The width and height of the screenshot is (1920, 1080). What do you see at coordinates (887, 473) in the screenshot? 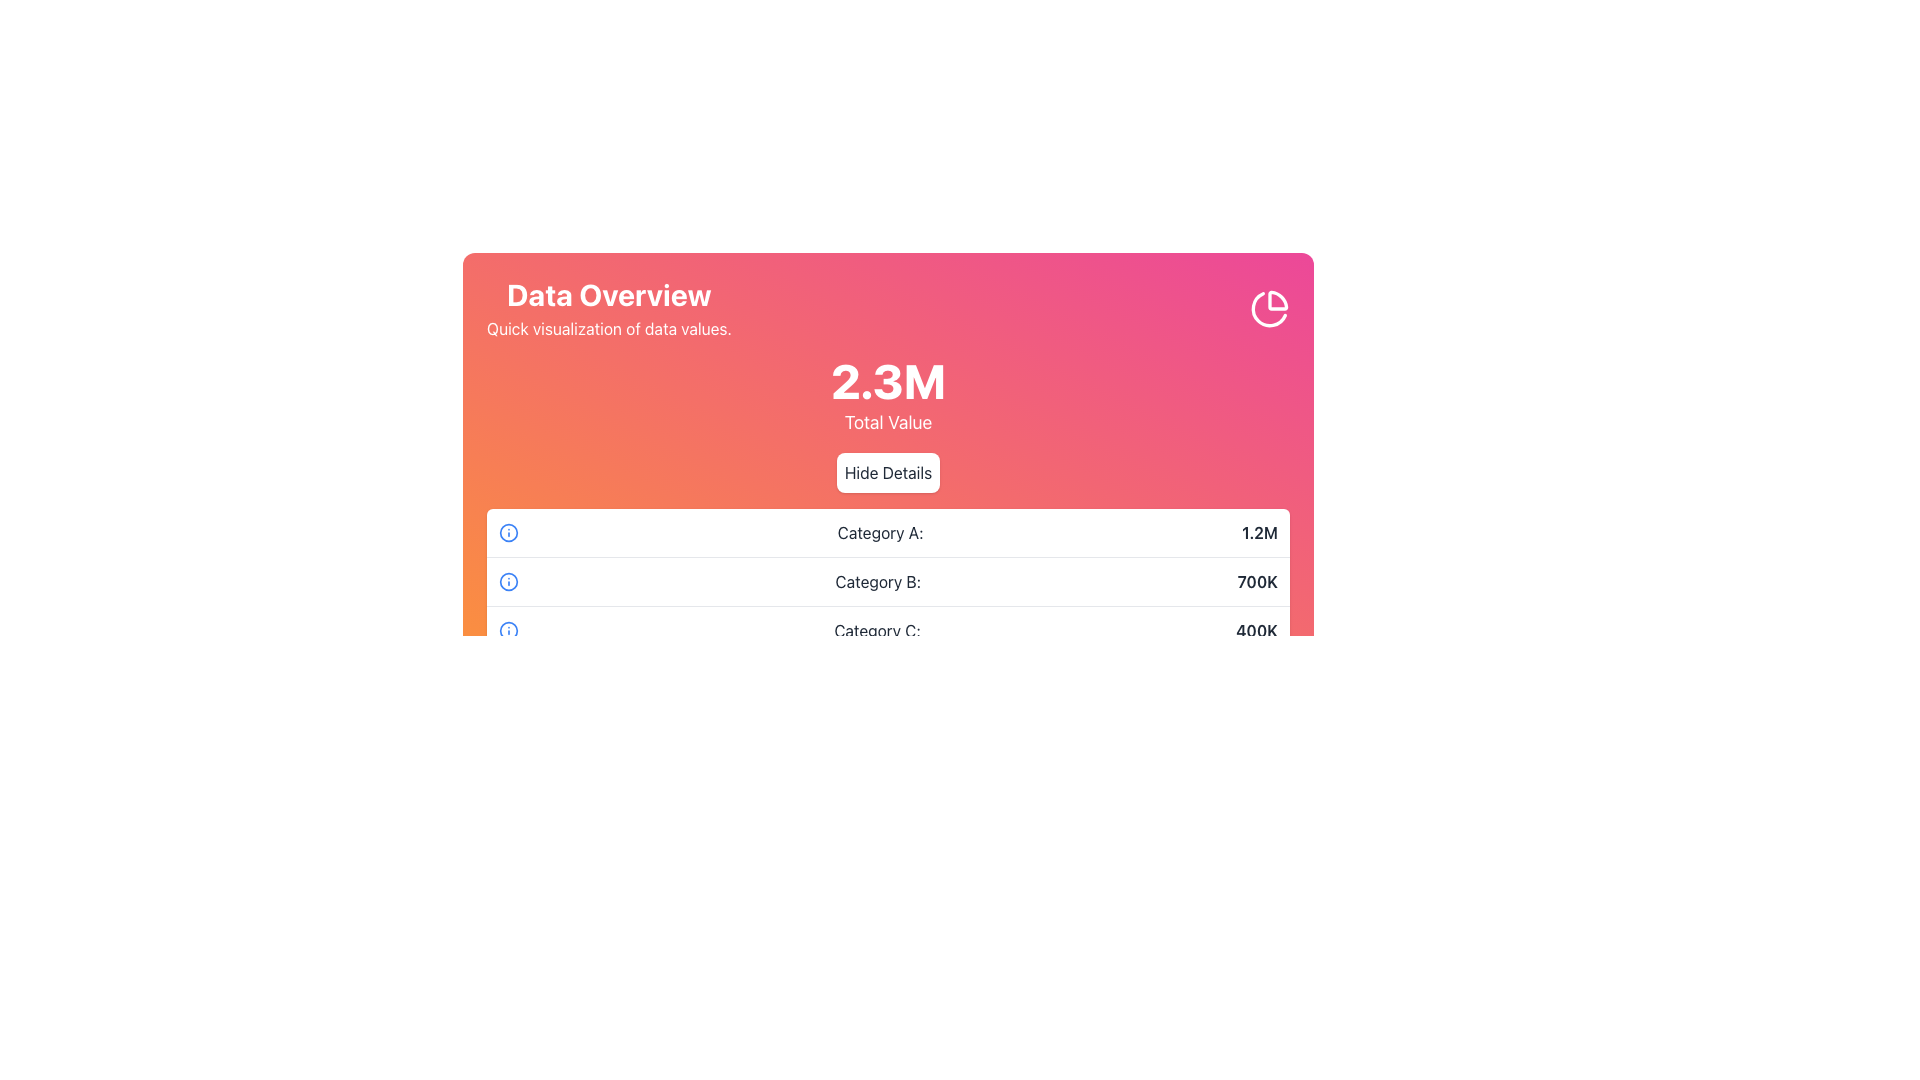
I see `the 'Hide Details' button with rounded edges and gray text` at bounding box center [887, 473].